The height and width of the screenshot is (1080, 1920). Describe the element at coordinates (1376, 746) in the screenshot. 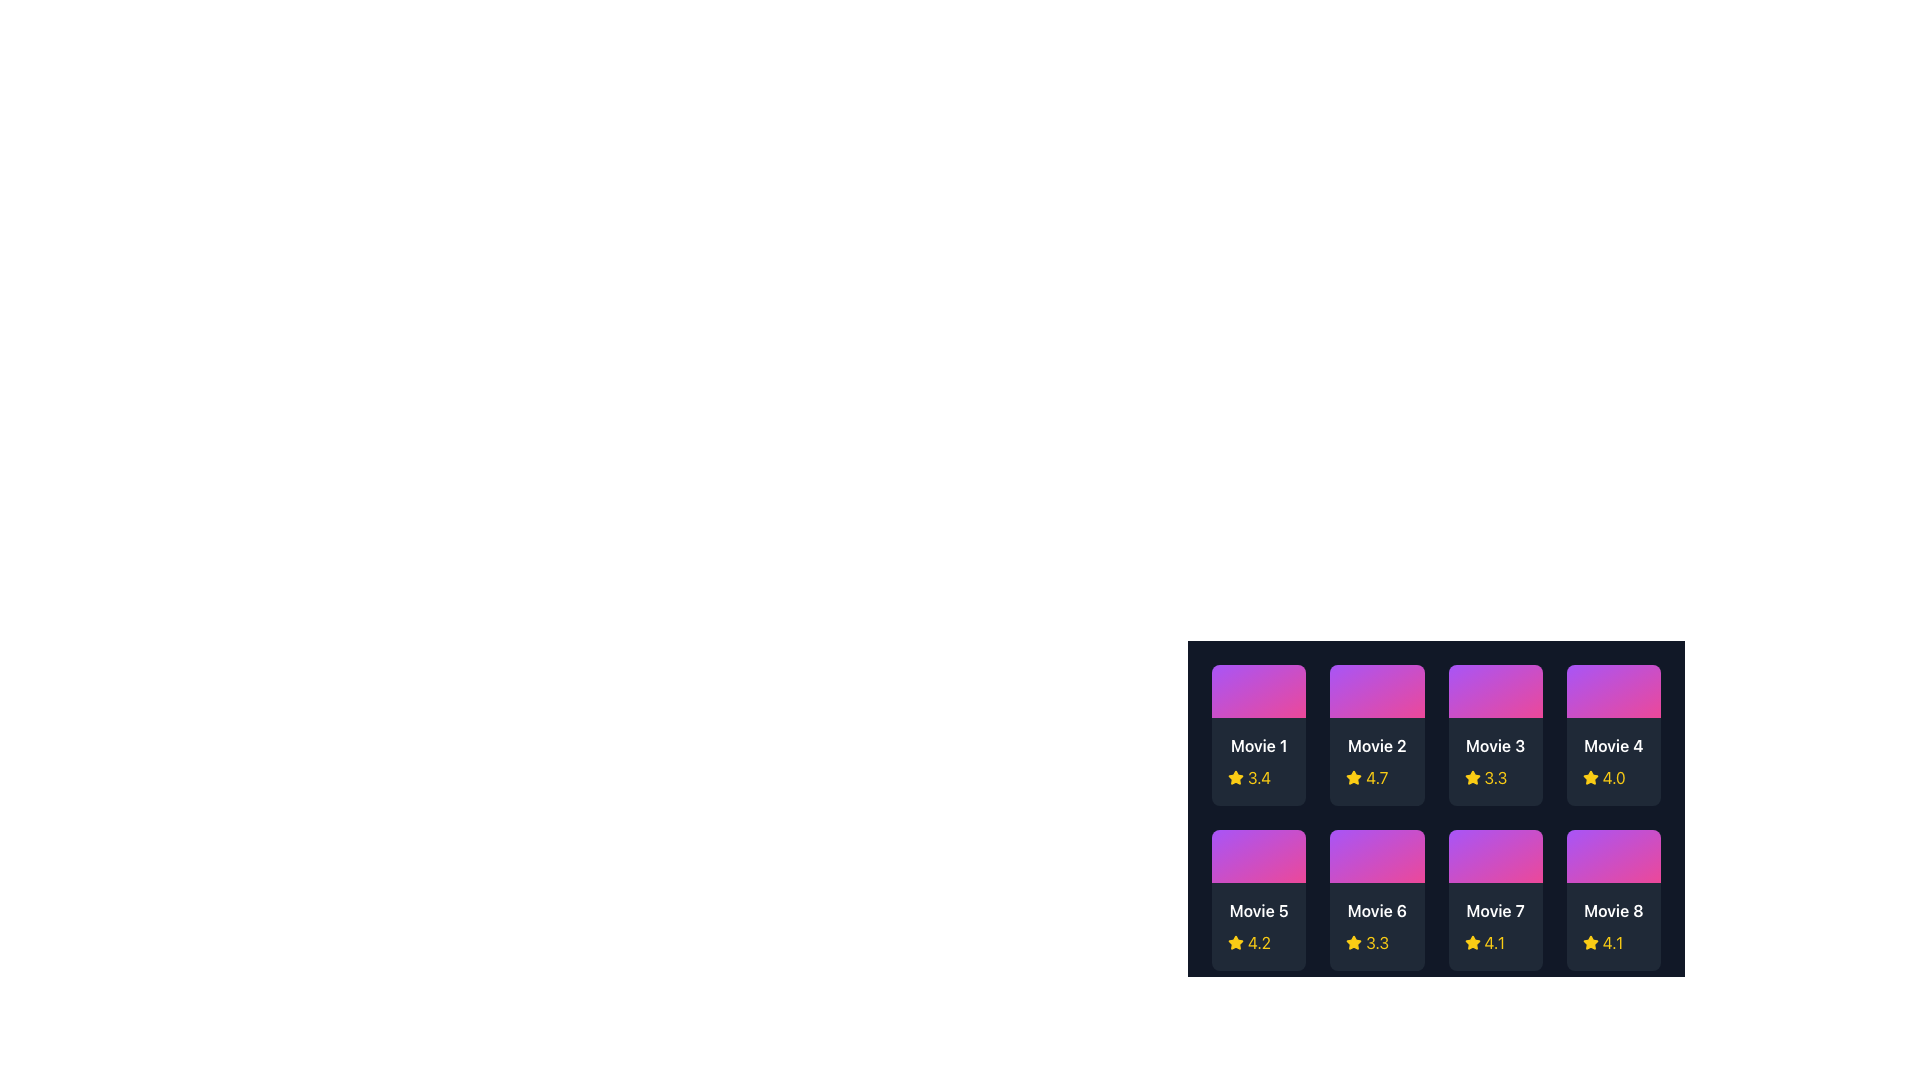

I see `the informational Text label displaying the movie name 'Movie 2' in the second position of the grid layout` at that location.